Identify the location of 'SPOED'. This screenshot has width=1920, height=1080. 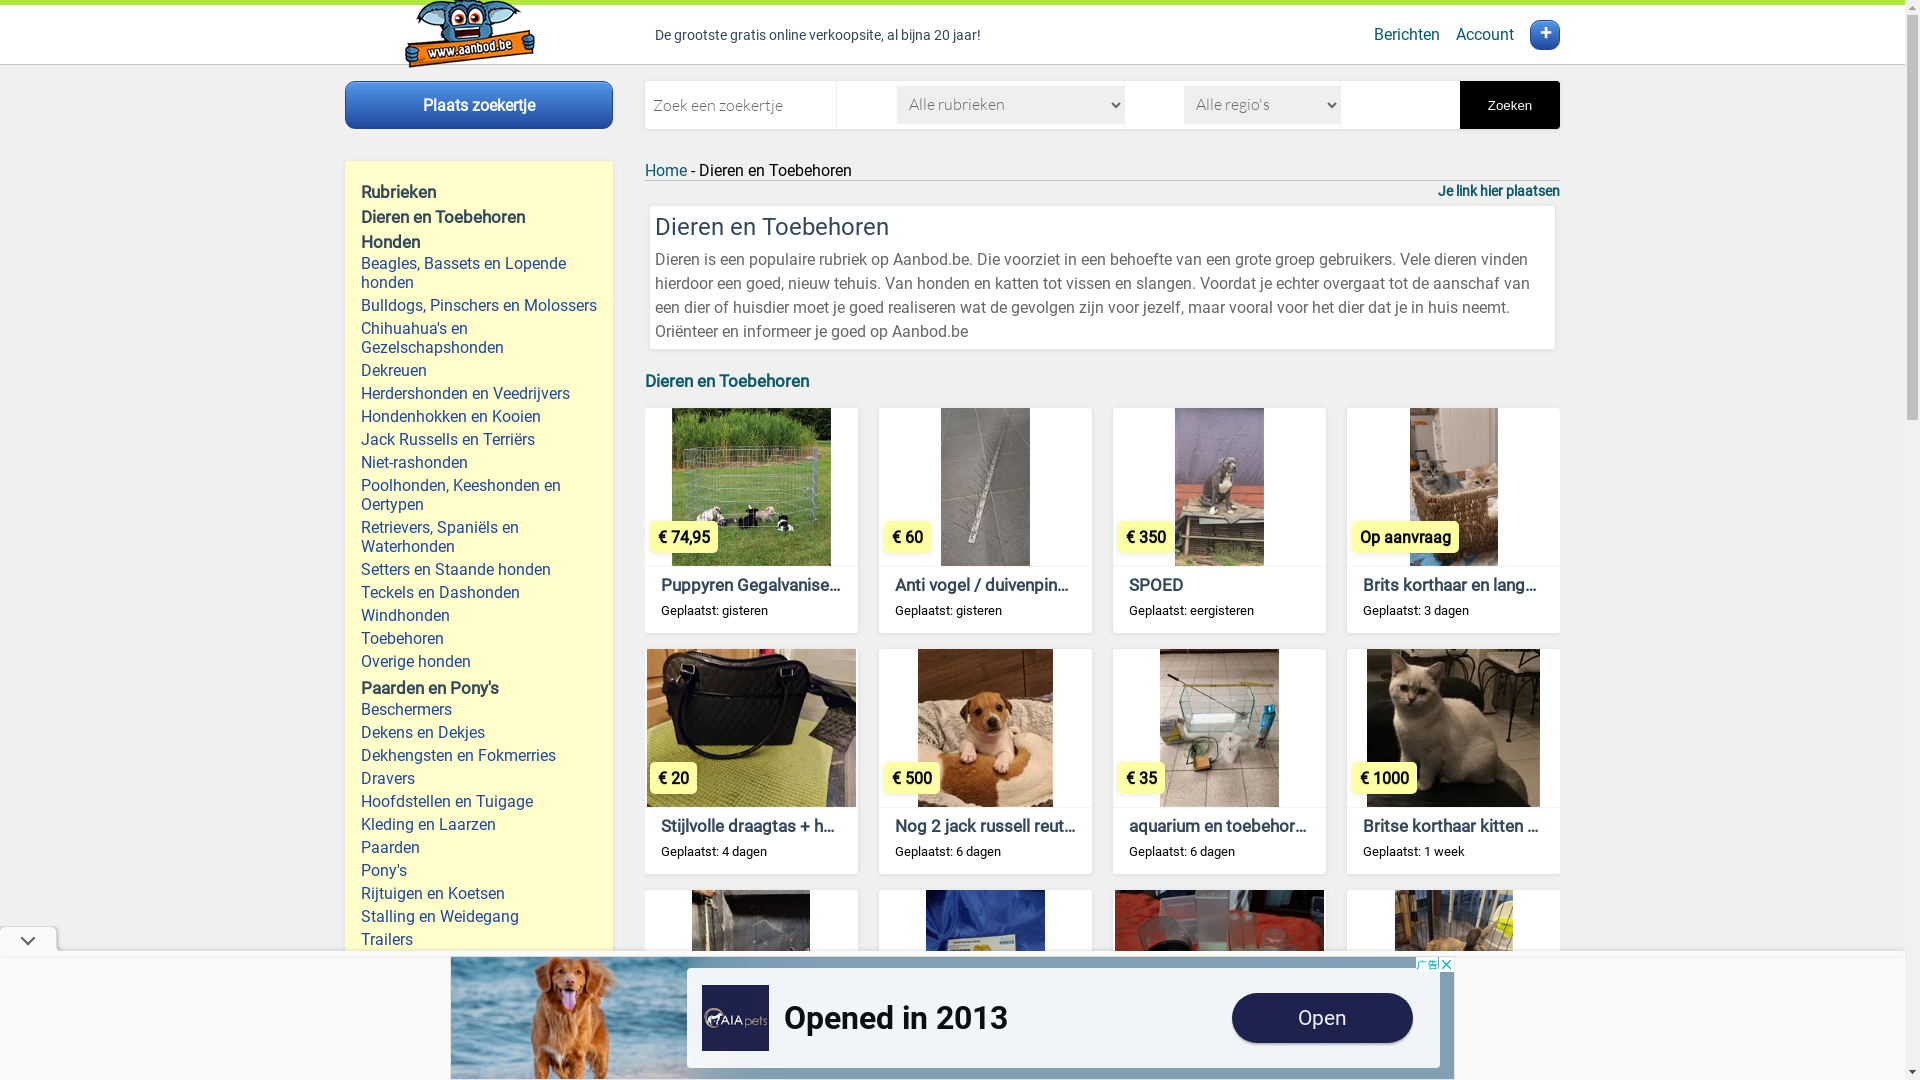
(1128, 583).